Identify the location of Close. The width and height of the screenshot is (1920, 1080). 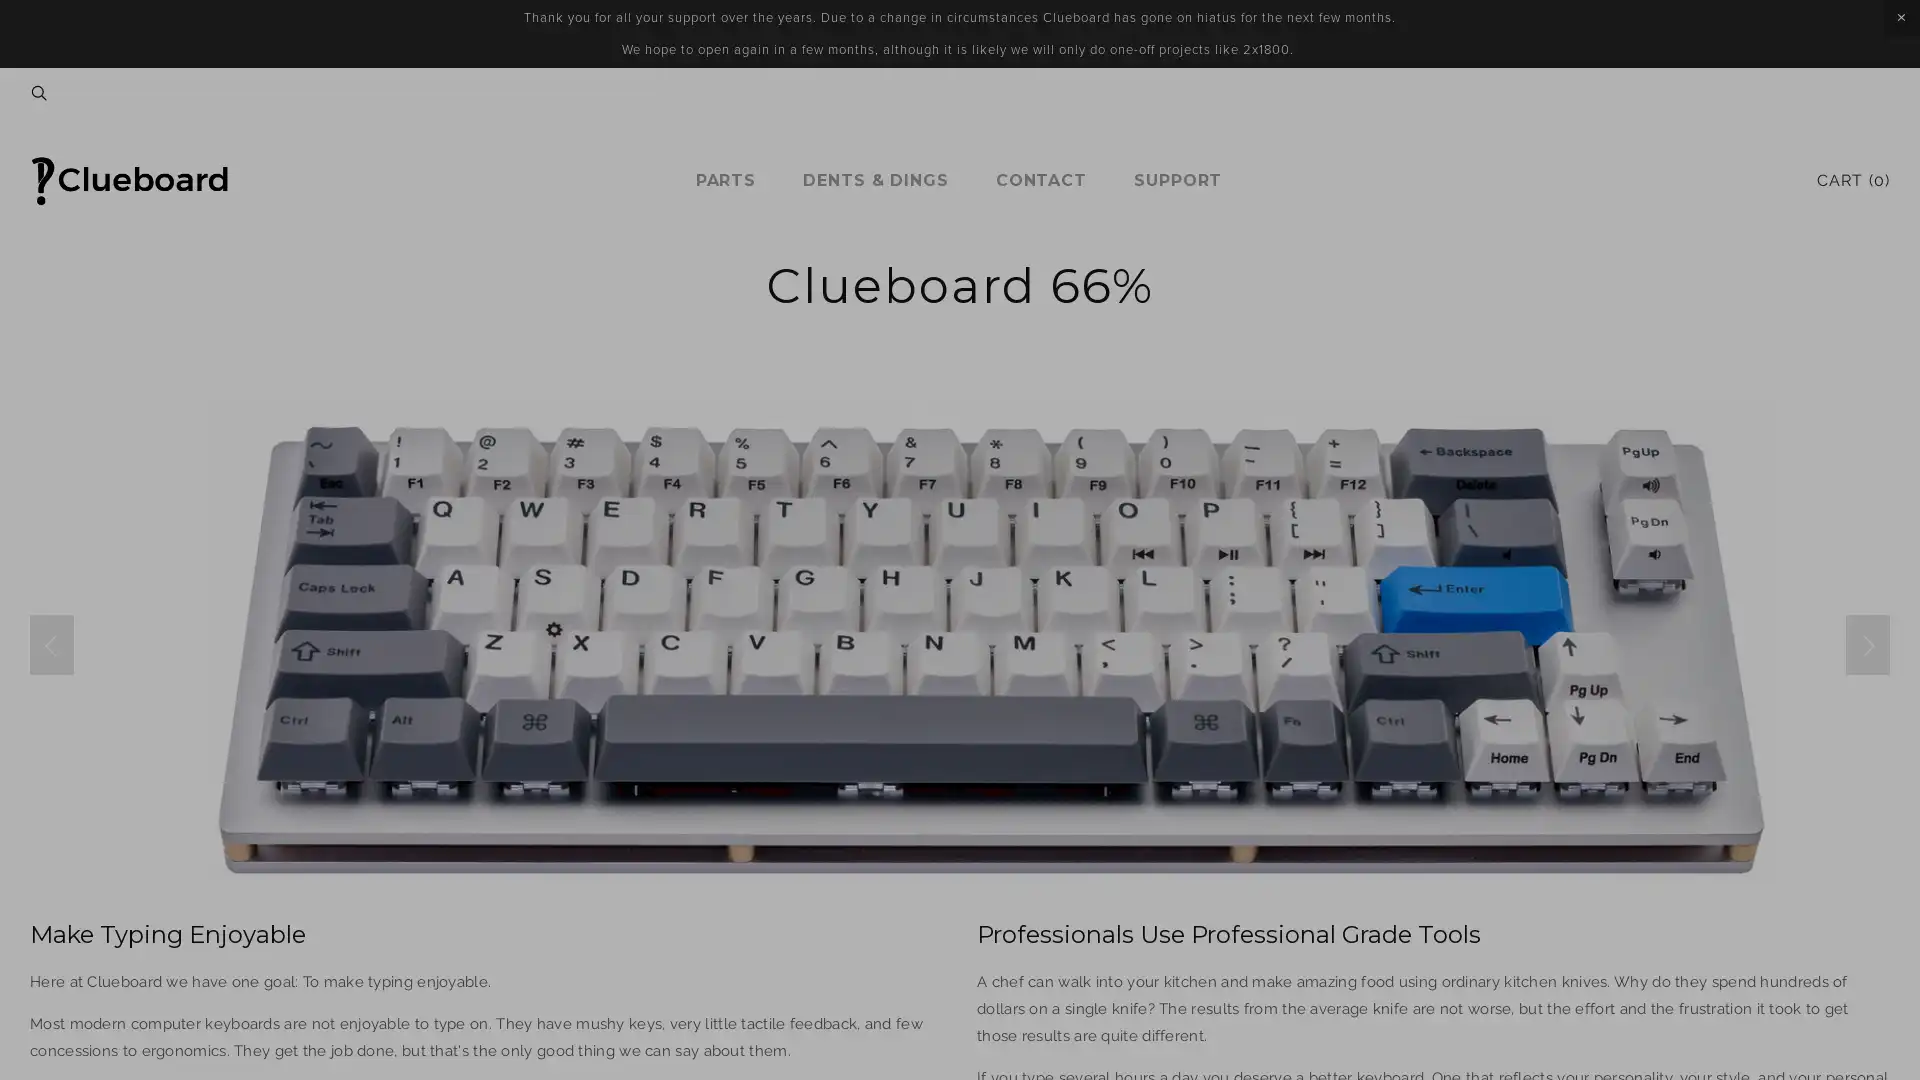
(1246, 288).